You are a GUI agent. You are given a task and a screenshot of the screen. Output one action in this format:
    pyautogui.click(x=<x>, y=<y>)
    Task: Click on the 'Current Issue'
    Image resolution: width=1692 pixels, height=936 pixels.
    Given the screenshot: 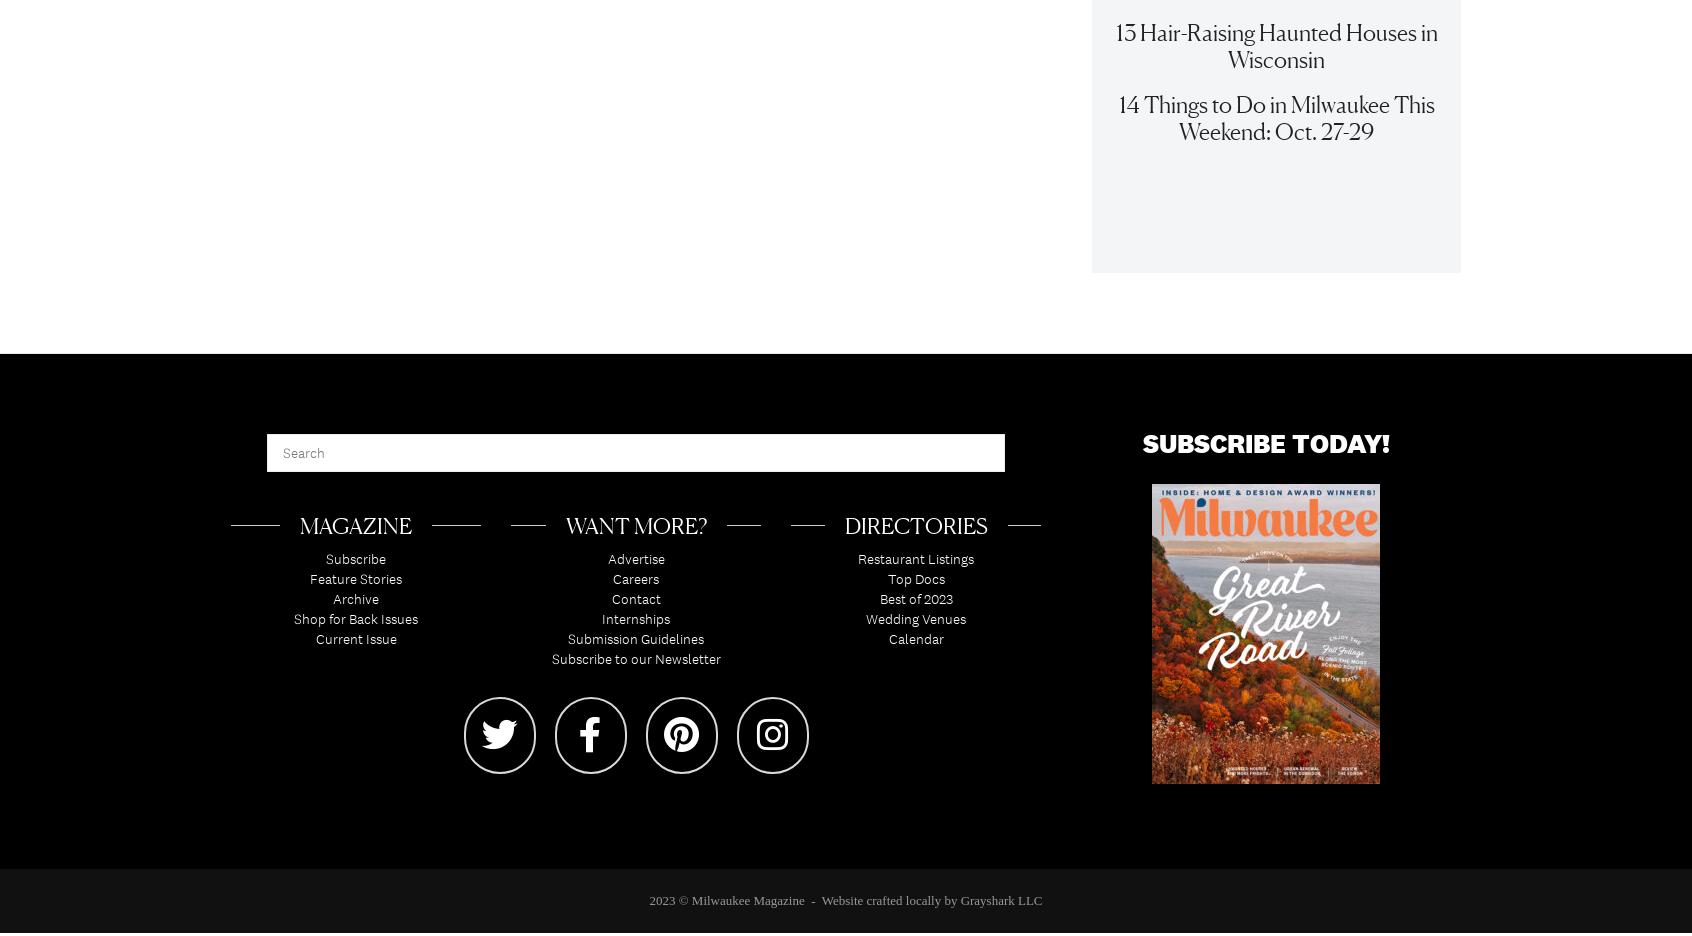 What is the action you would take?
    pyautogui.click(x=314, y=646)
    